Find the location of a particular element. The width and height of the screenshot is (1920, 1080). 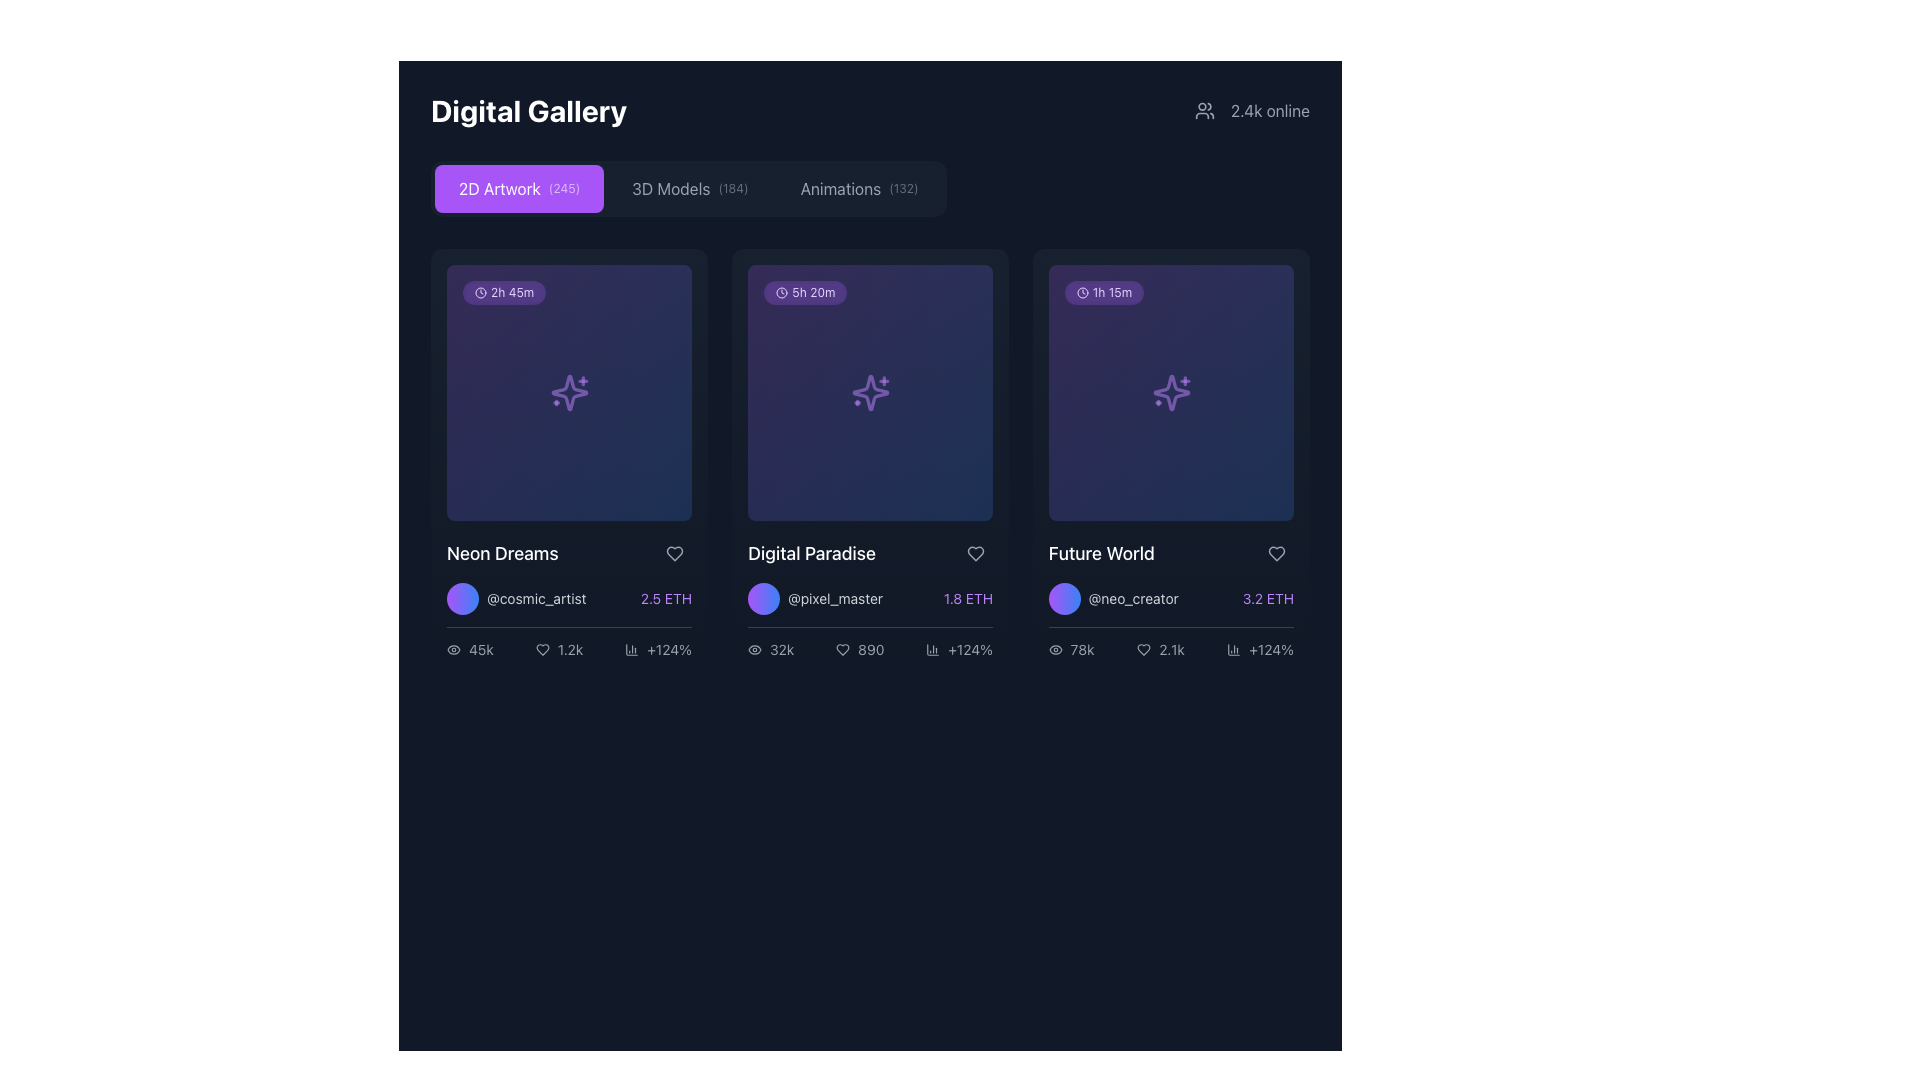

the bar chart icon located in the lower-right portion of the 'Future World' statistics section, positioned to the left of the '+124%' text for information is located at coordinates (1233, 650).